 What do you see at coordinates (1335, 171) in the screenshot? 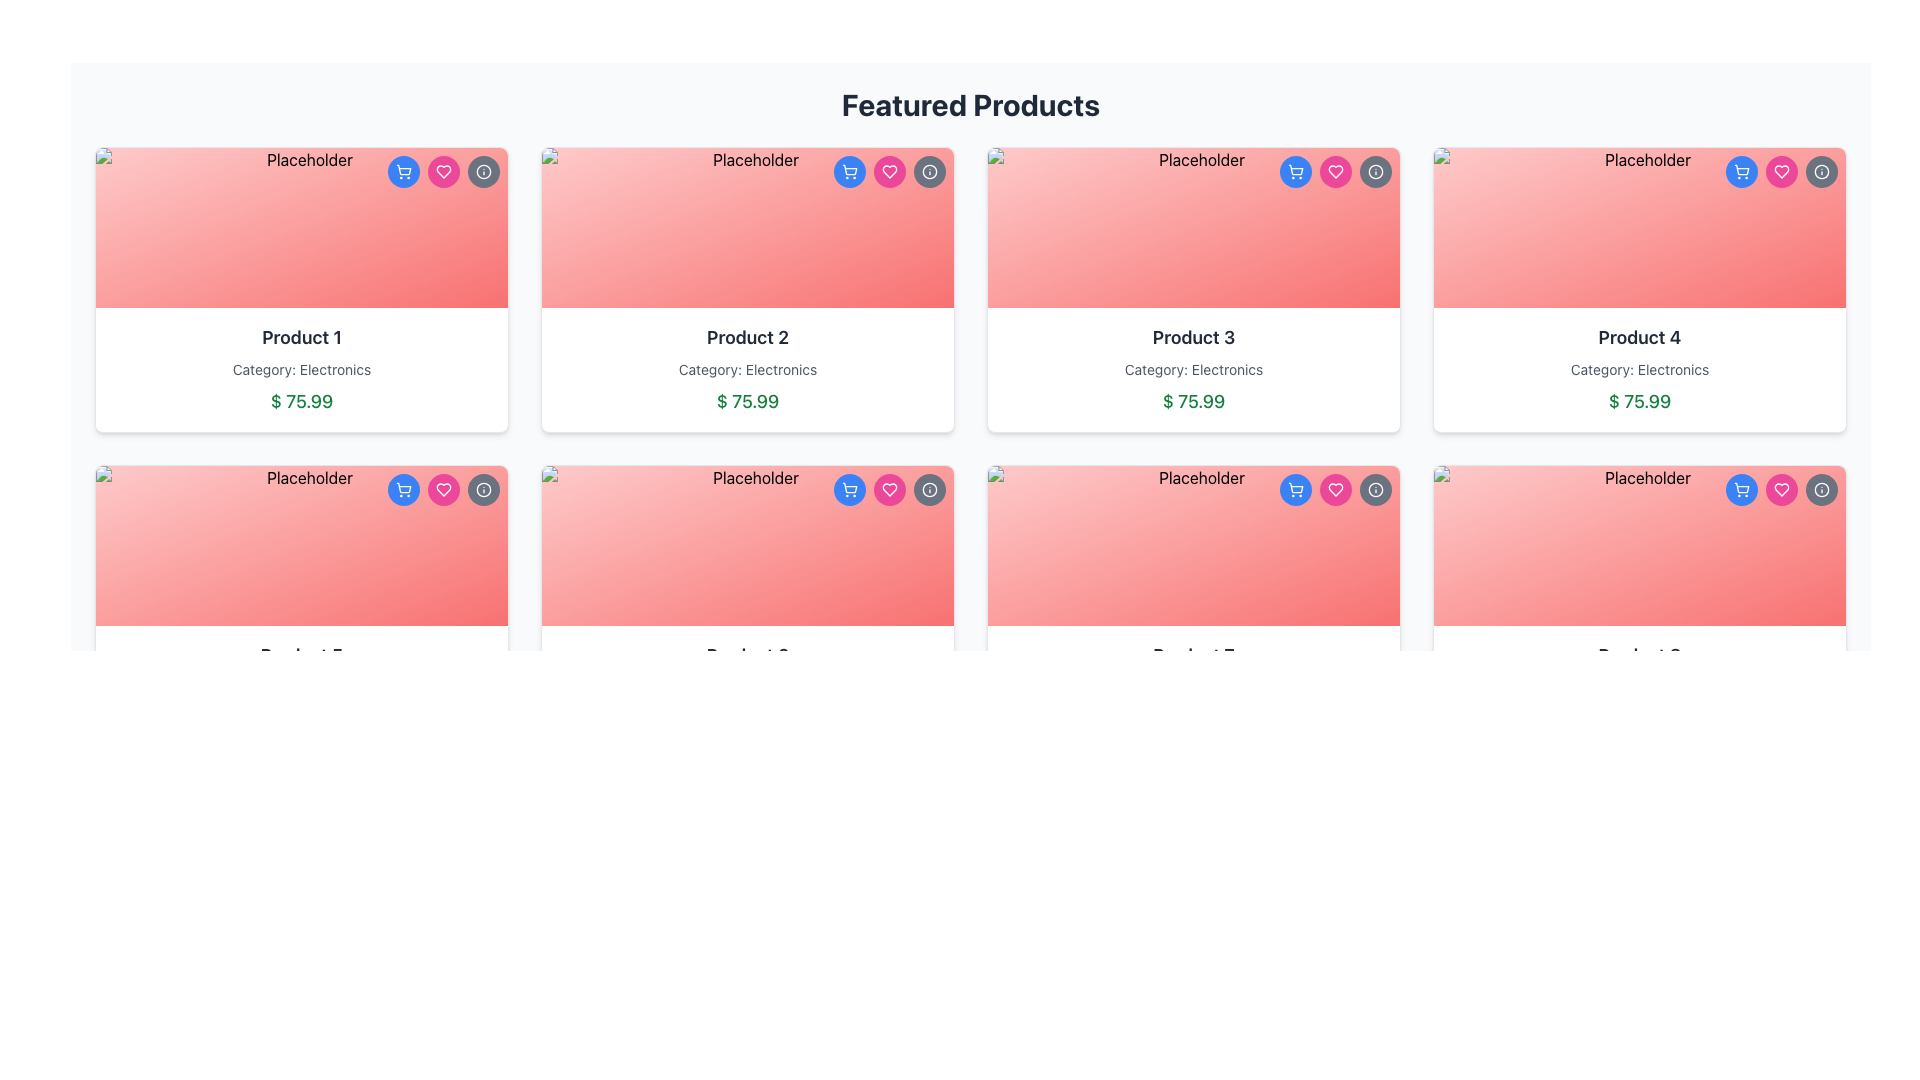
I see `the heart icon in the upper-right corner of the third card in the product grid` at bounding box center [1335, 171].